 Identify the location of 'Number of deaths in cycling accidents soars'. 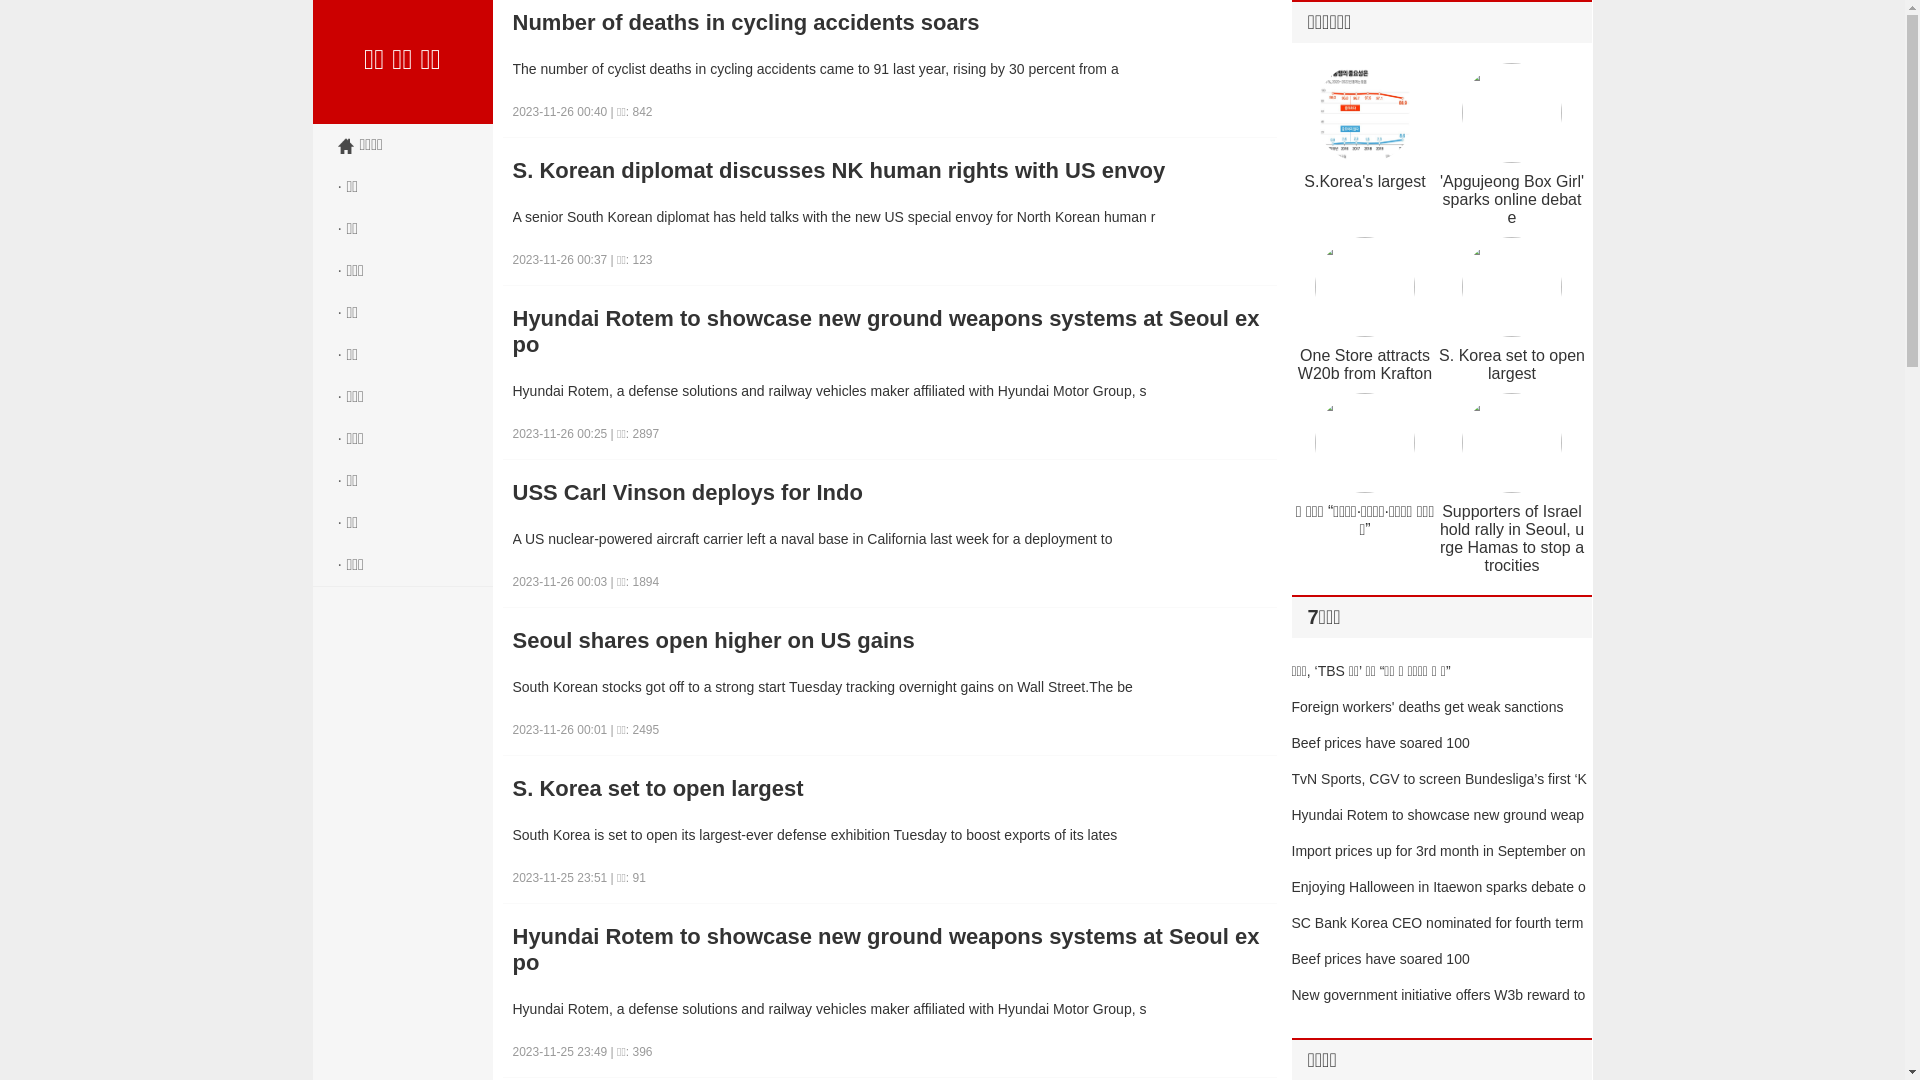
(888, 23).